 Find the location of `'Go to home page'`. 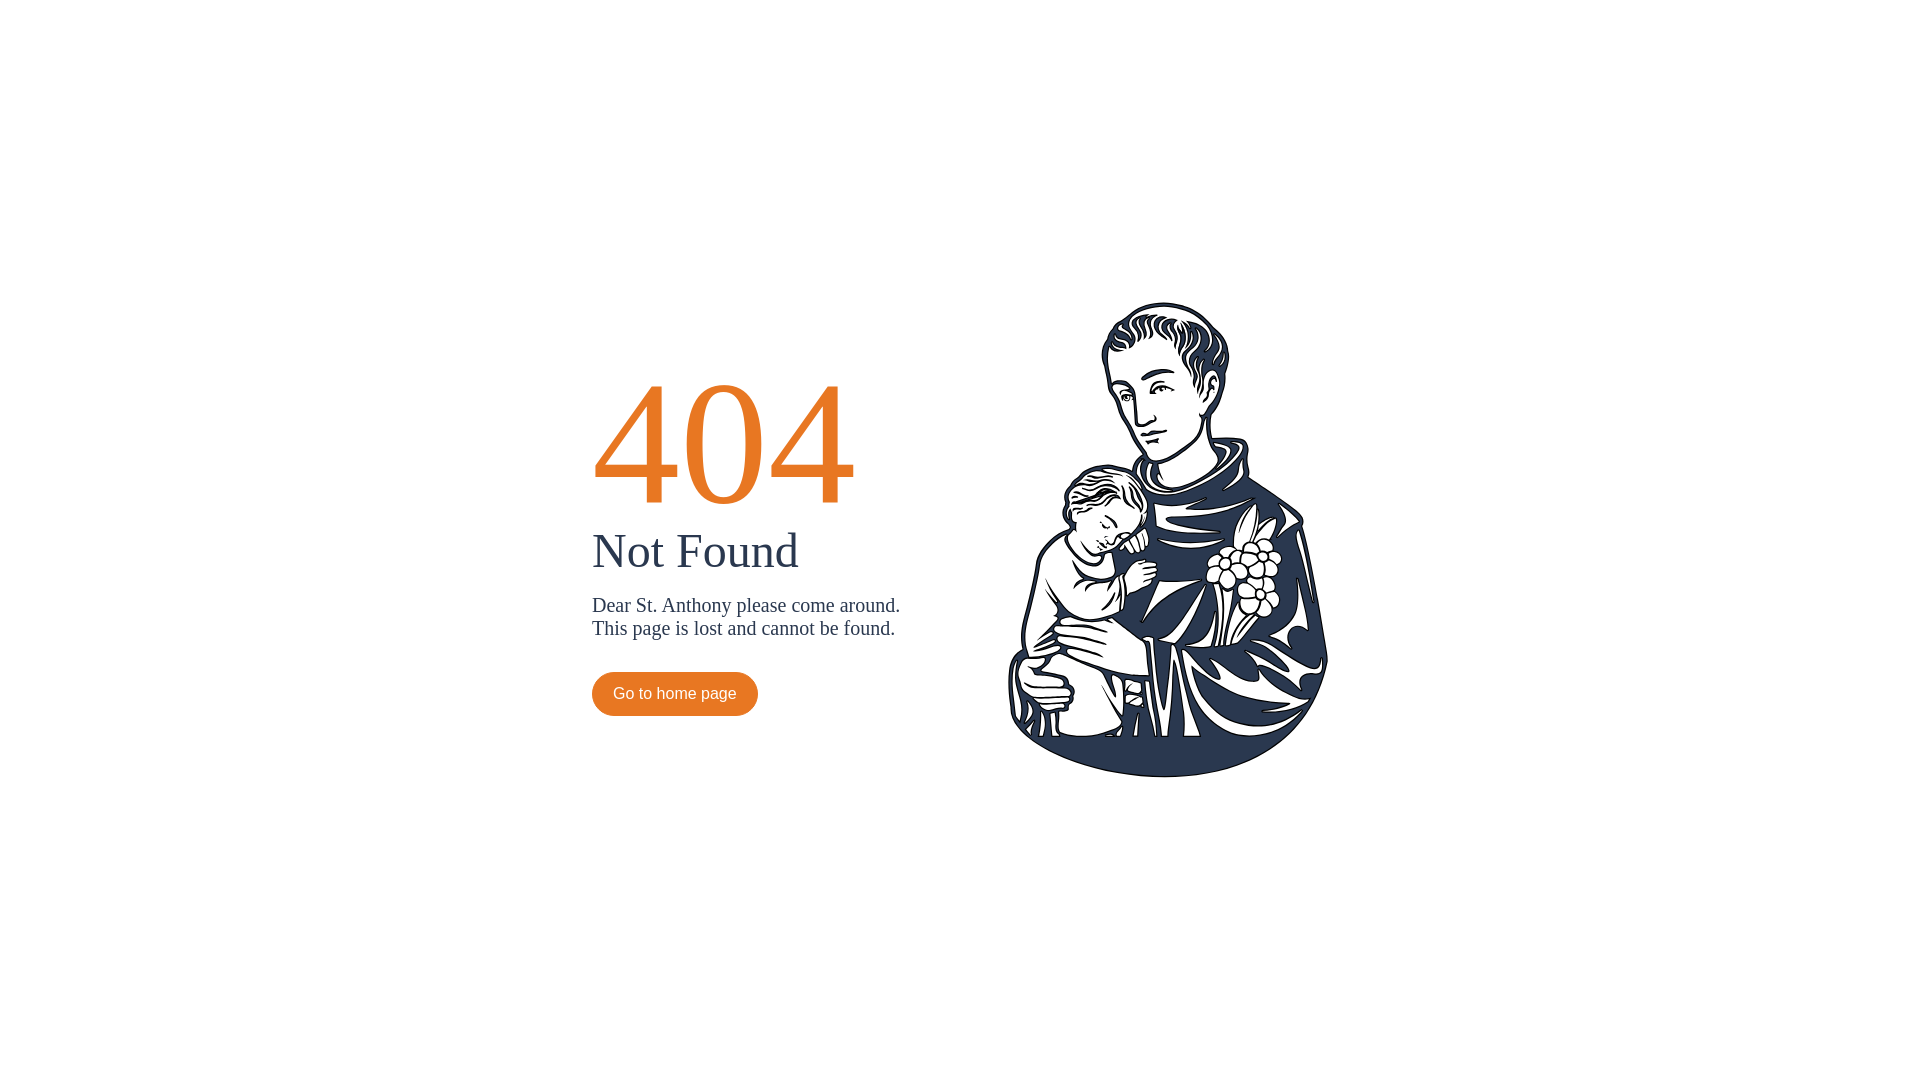

'Go to home page' is located at coordinates (675, 693).